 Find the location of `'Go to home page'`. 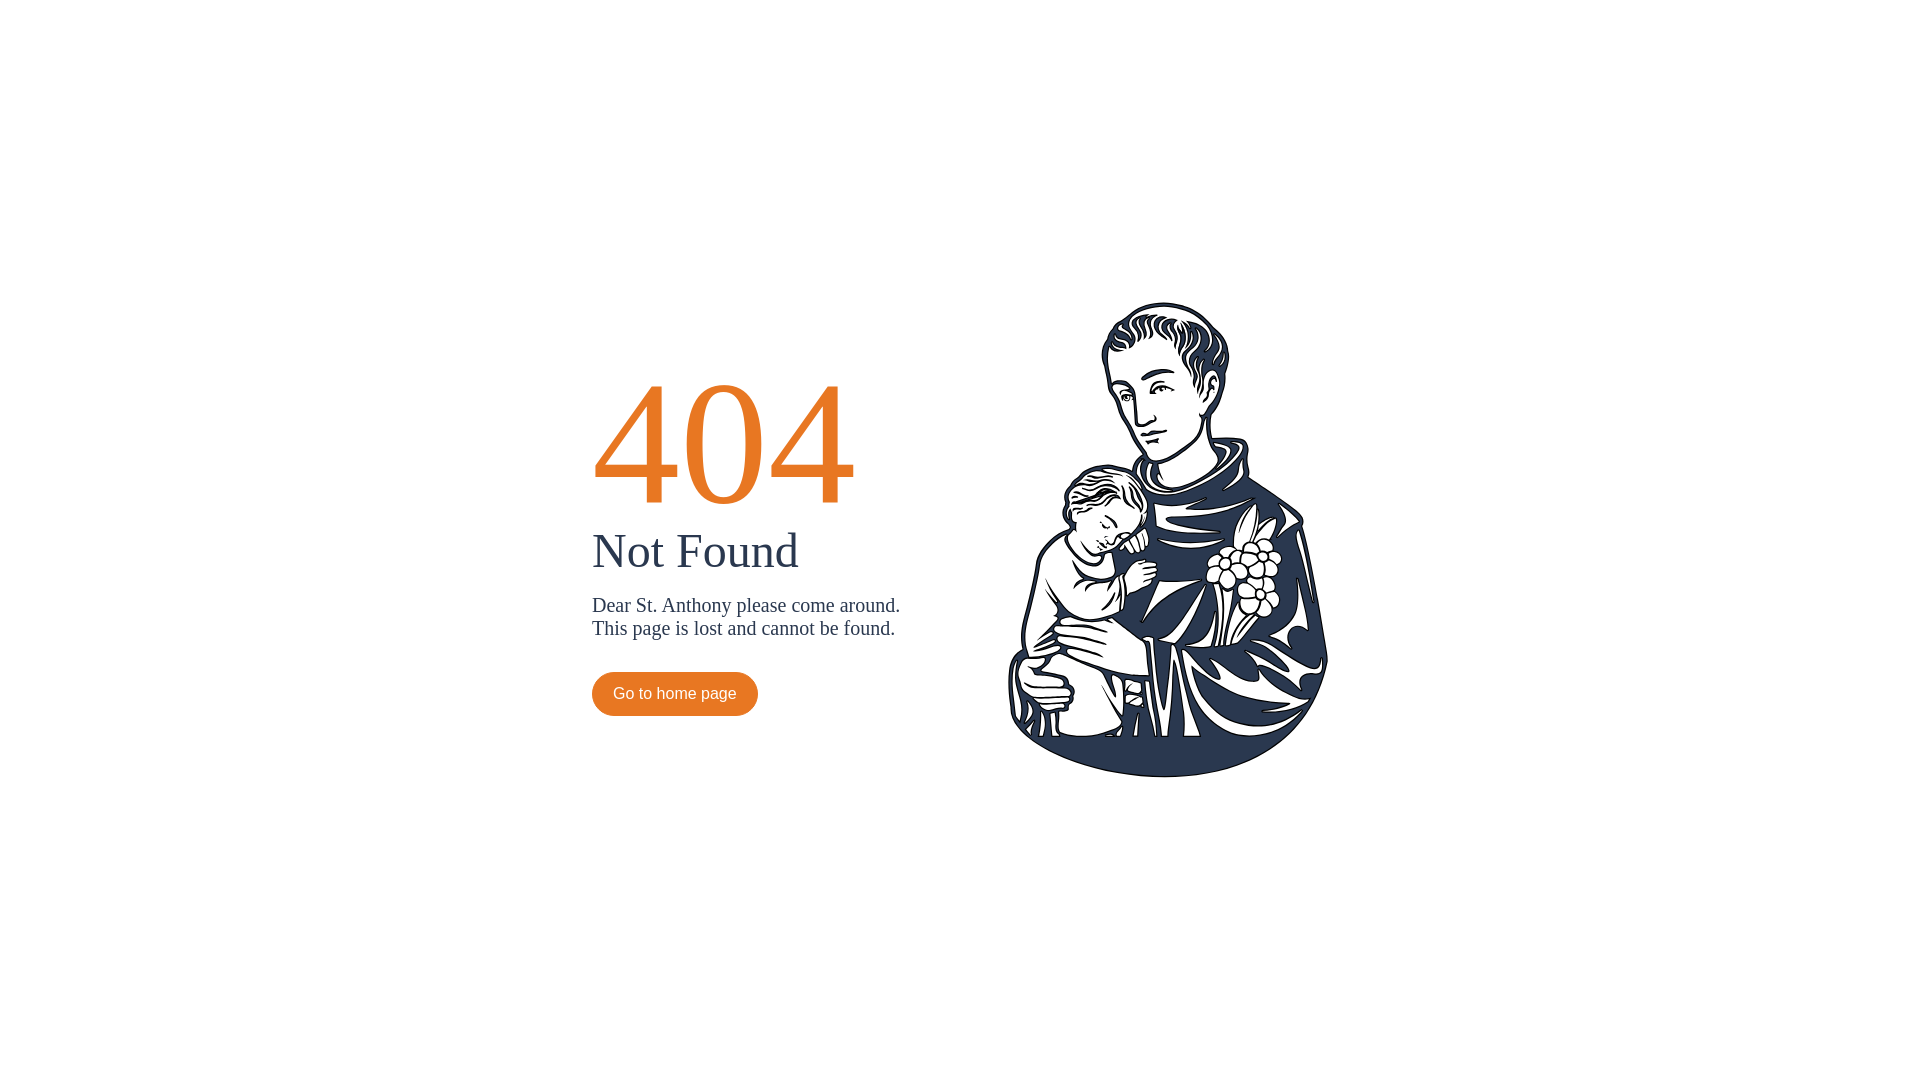

'Go to home page' is located at coordinates (675, 693).